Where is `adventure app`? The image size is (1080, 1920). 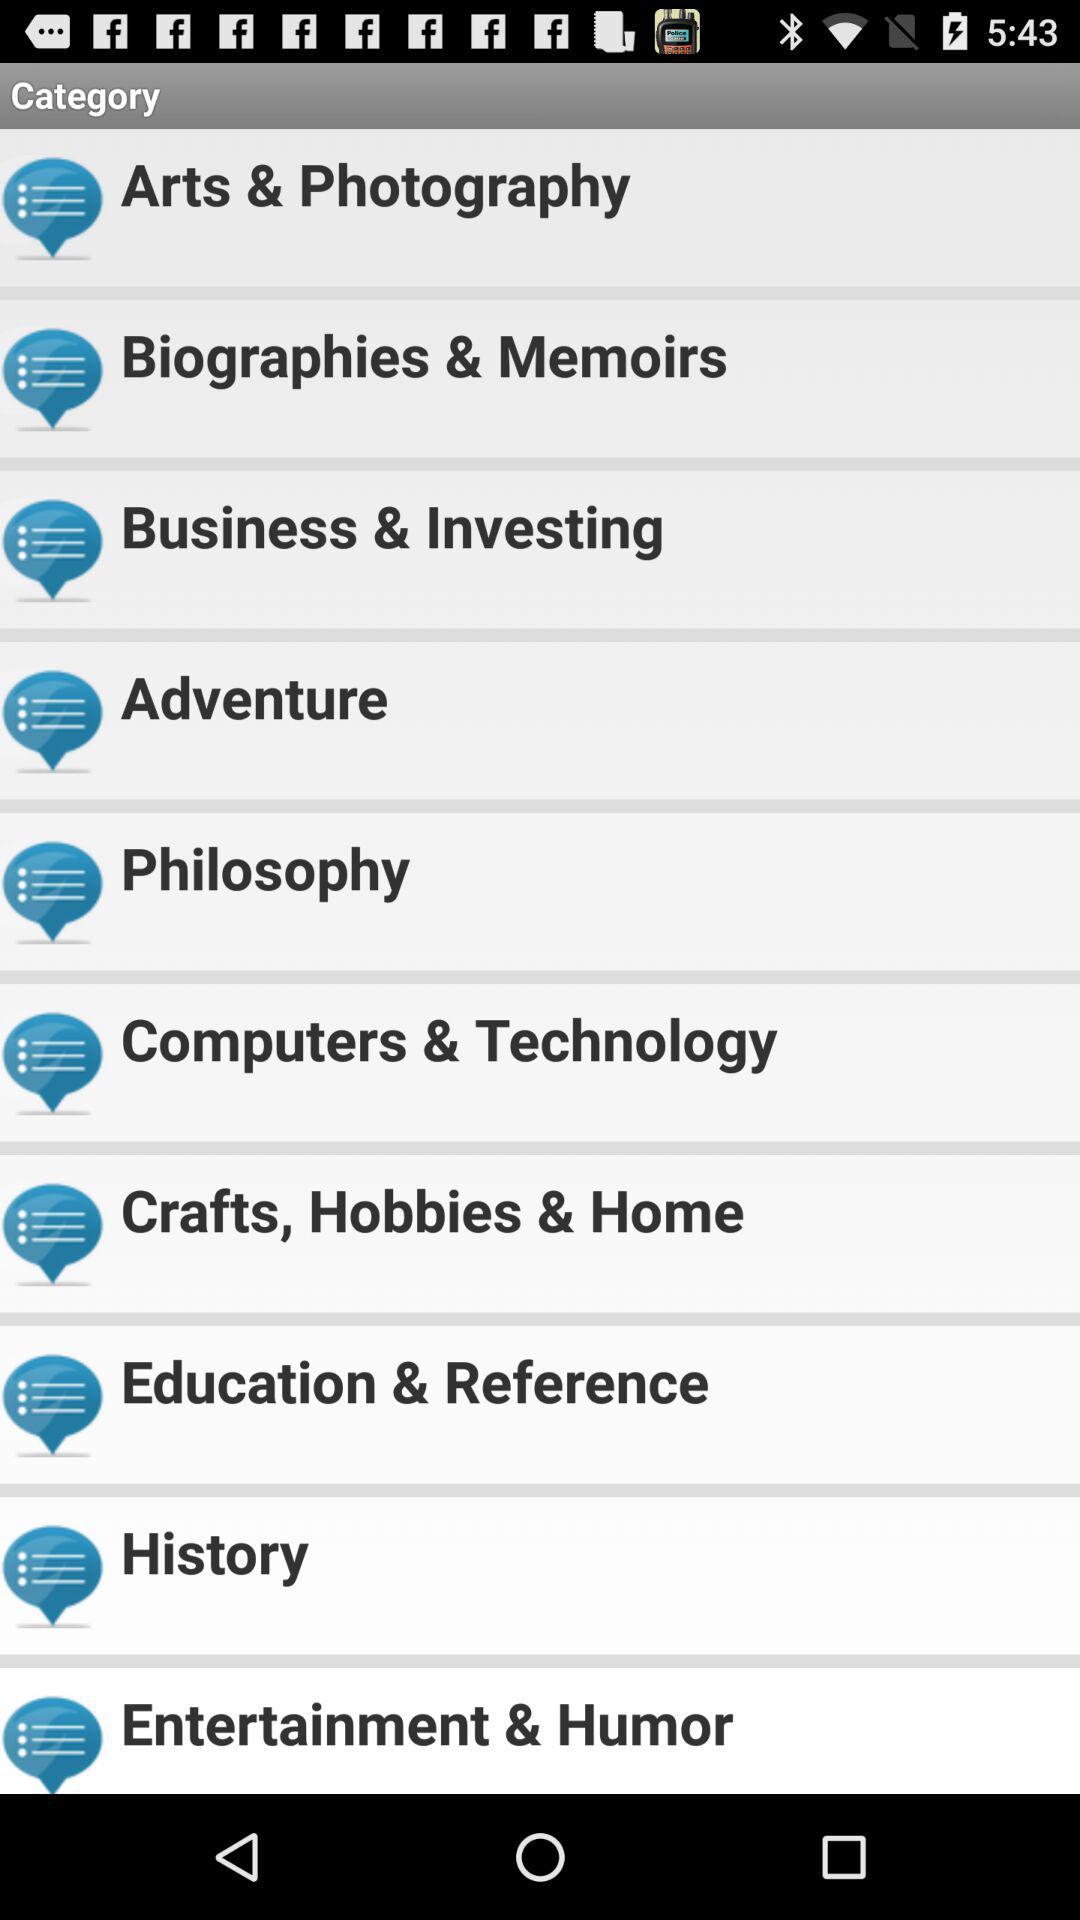 adventure app is located at coordinates (591, 688).